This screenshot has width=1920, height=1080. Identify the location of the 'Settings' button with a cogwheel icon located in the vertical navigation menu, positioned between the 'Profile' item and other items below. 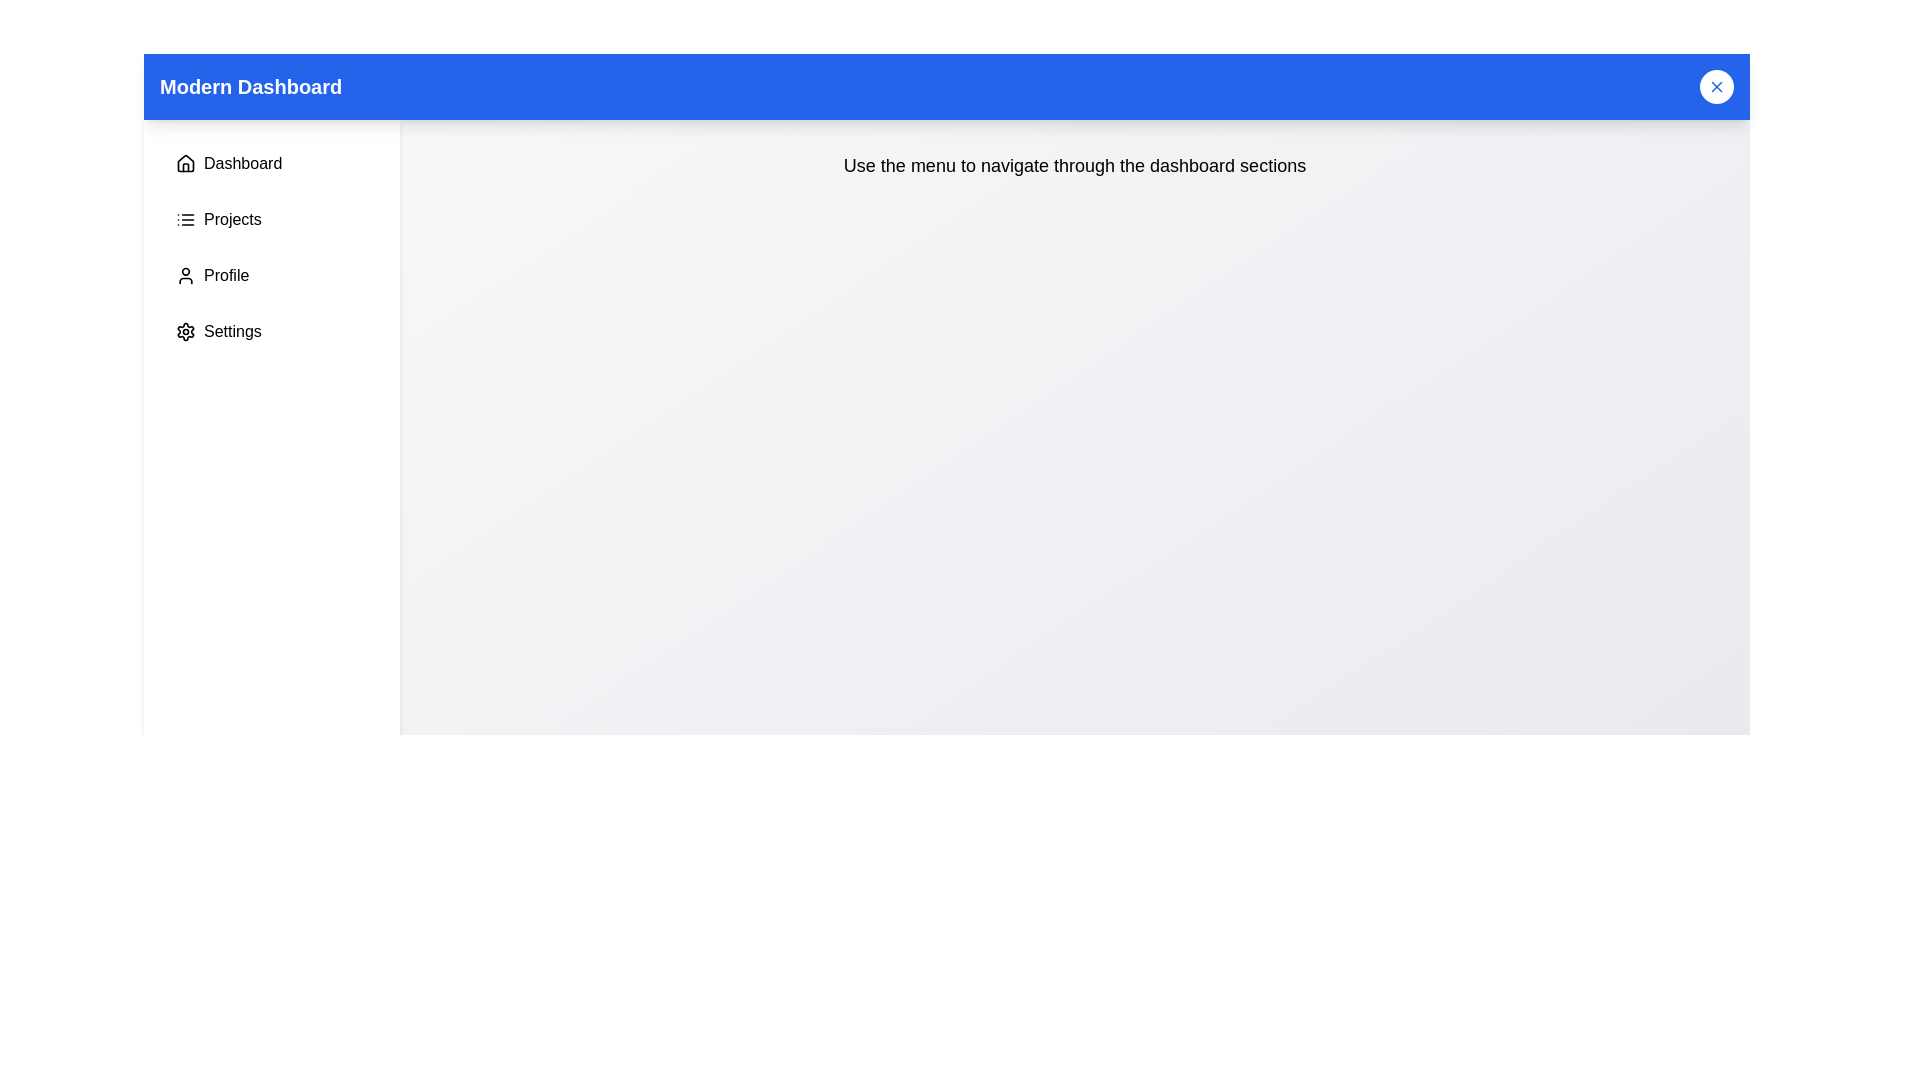
(271, 330).